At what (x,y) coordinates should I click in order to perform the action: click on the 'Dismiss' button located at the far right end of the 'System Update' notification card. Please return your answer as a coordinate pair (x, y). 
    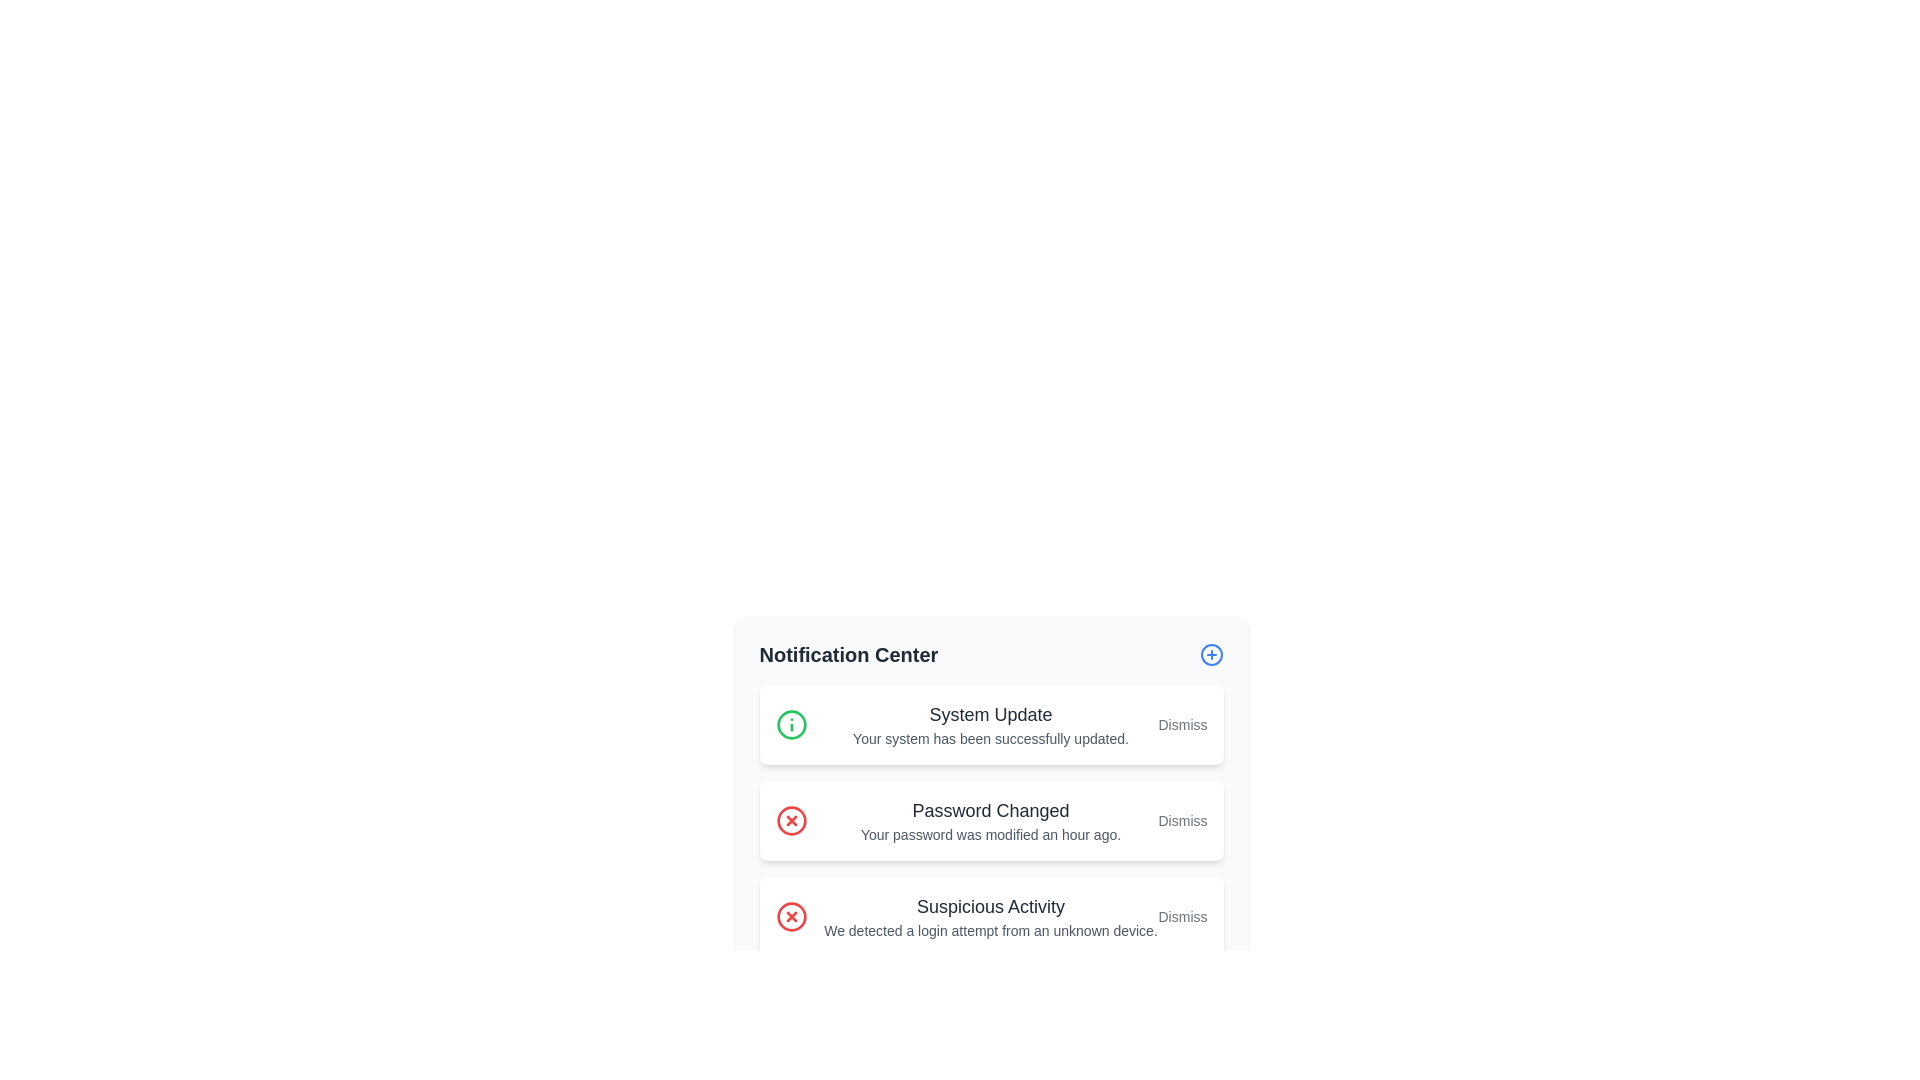
    Looking at the image, I should click on (1182, 725).